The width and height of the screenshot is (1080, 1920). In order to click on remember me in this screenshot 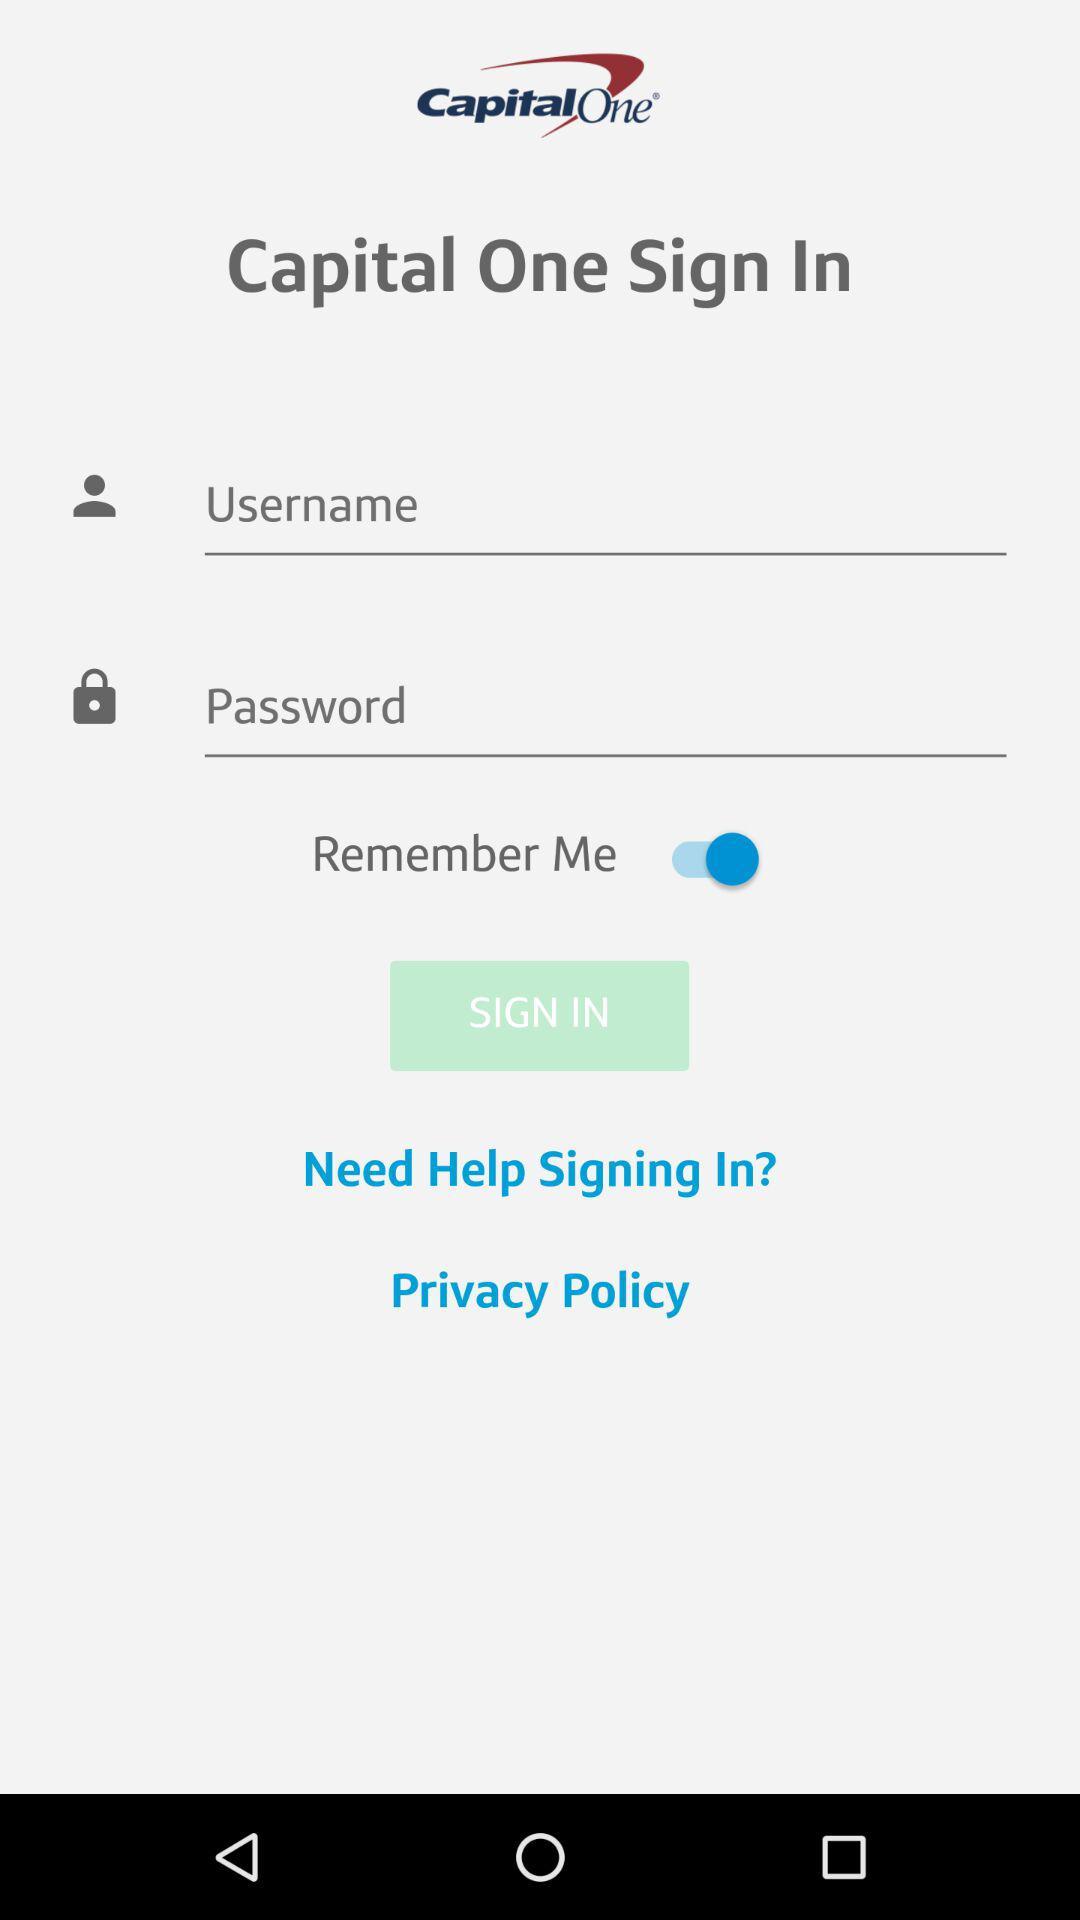, I will do `click(538, 858)`.